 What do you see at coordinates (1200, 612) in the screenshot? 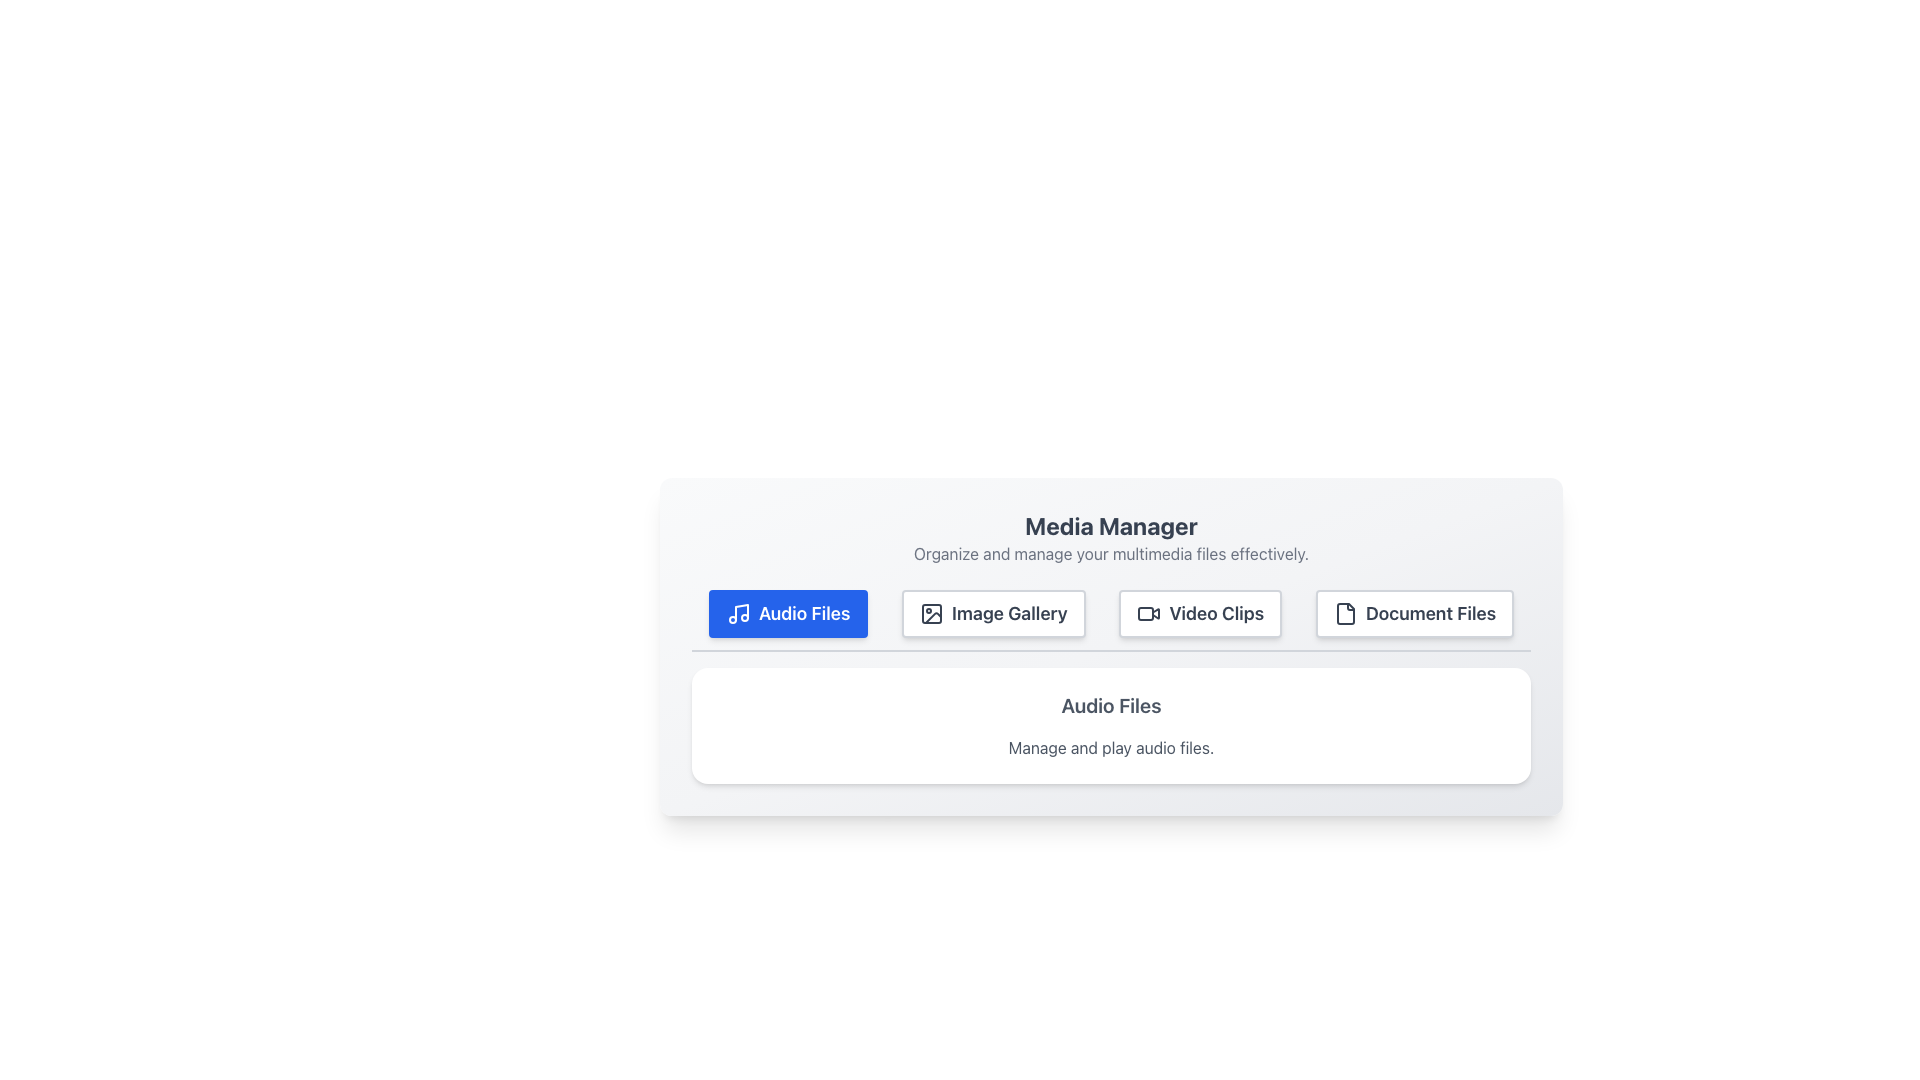
I see `the 'Video Clips' button, which is a rectangular button with a video camera icon and the text 'Video Clips'` at bounding box center [1200, 612].